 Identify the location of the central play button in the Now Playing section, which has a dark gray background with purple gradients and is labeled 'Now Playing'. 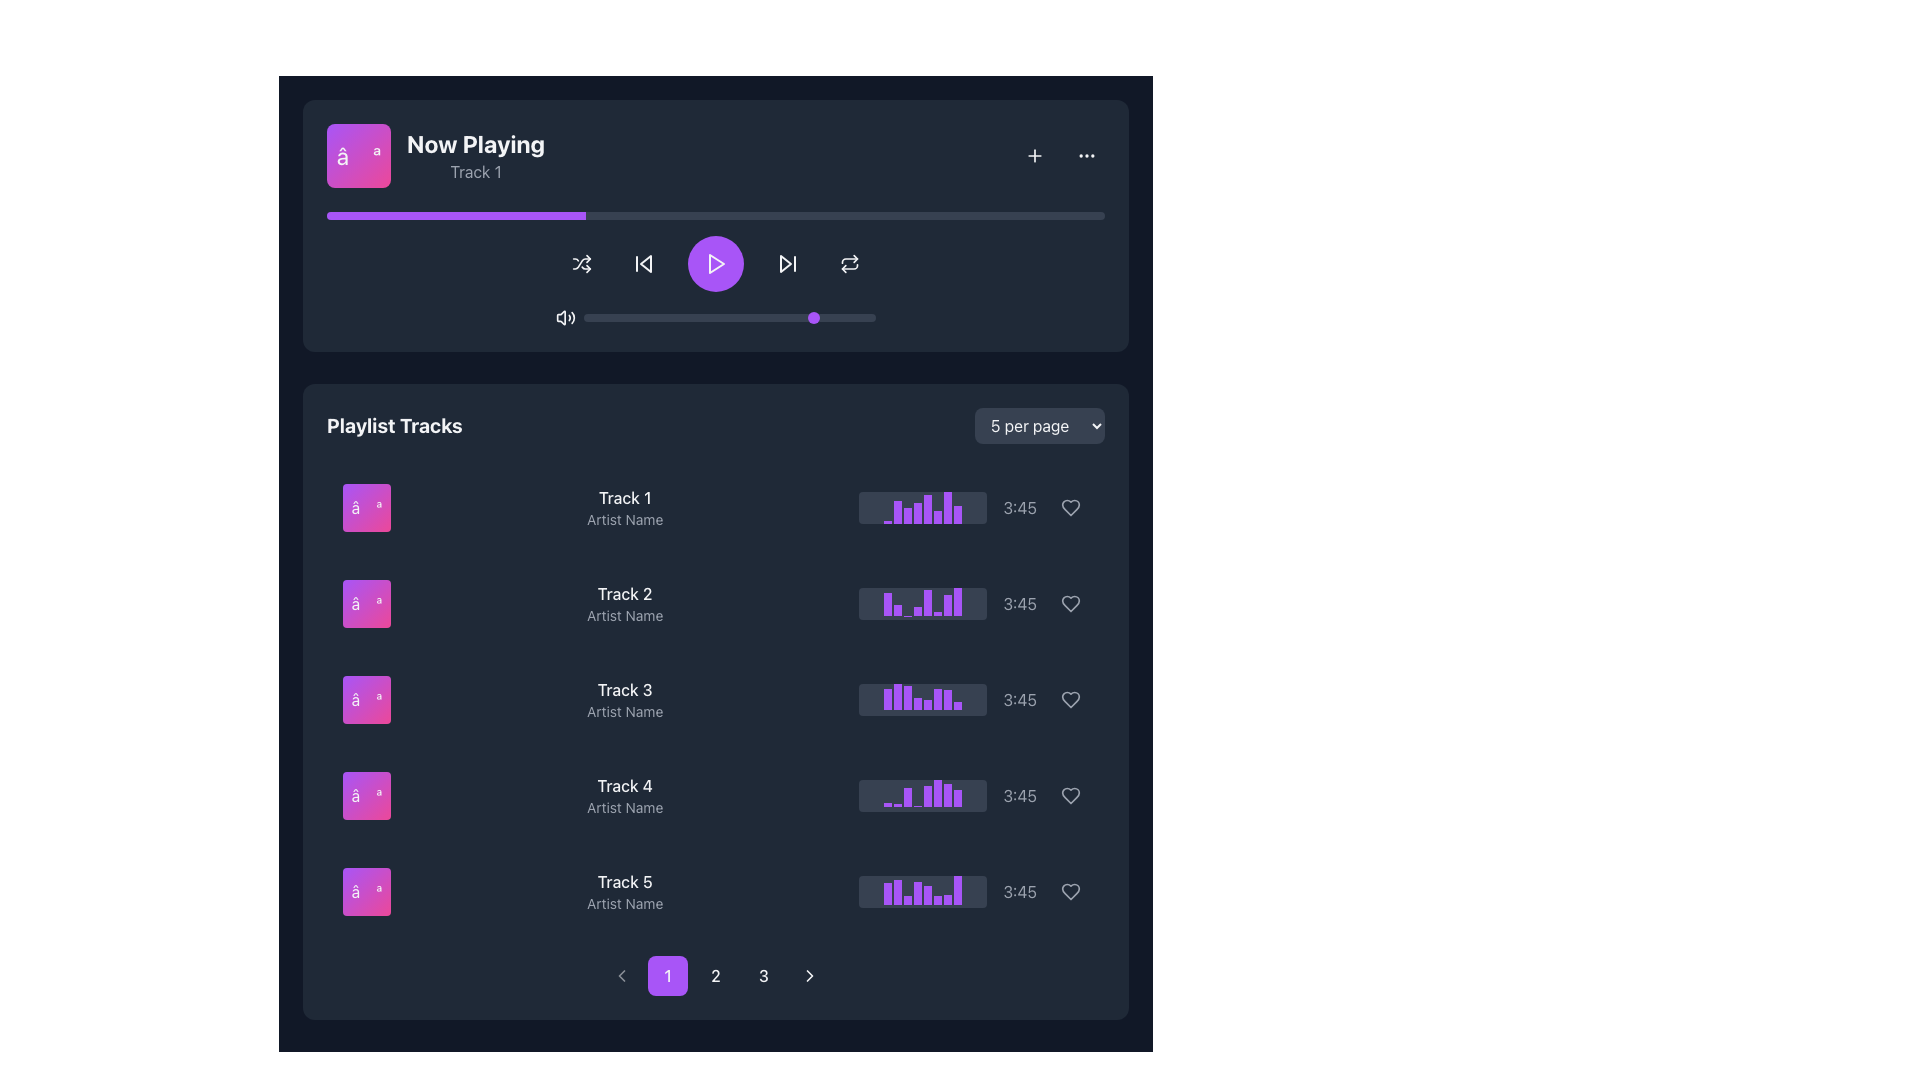
(715, 225).